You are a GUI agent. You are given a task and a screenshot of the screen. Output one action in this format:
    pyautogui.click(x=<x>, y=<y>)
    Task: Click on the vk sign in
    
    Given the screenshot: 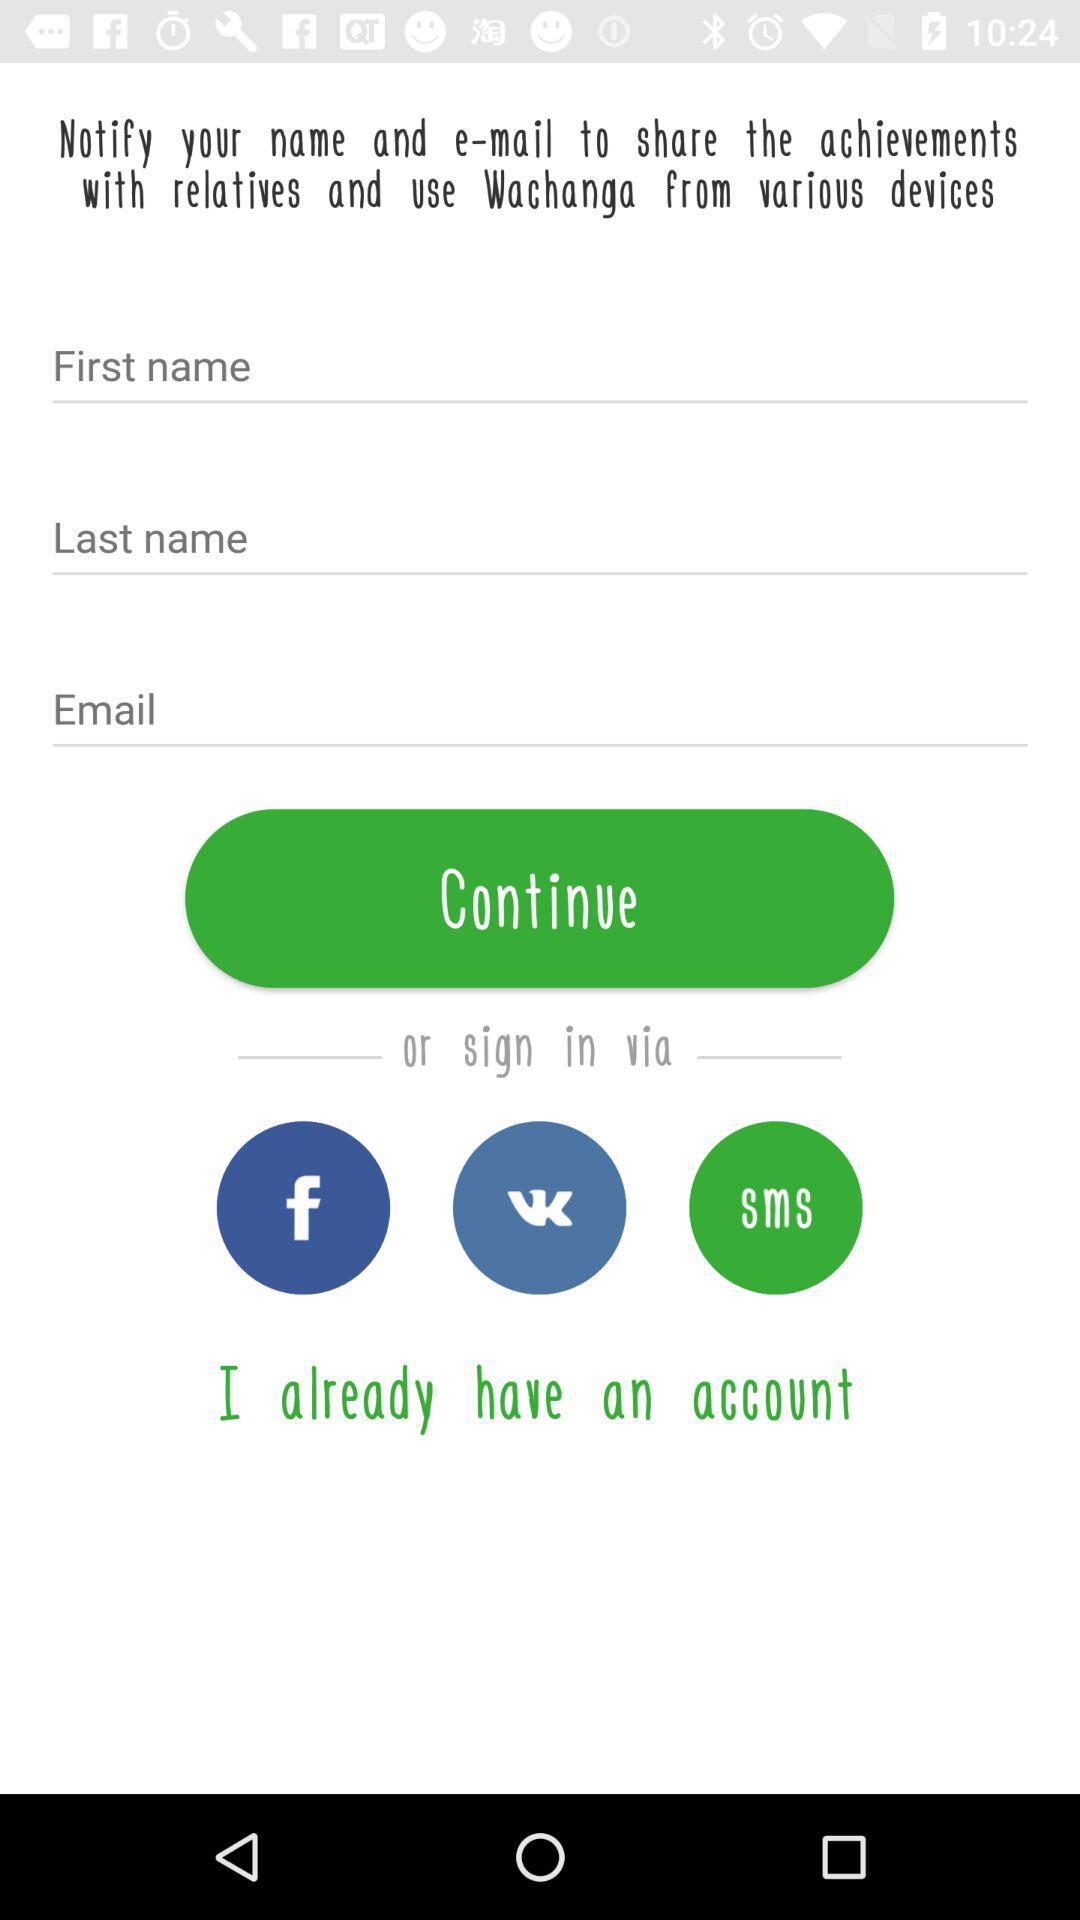 What is the action you would take?
    pyautogui.click(x=538, y=1206)
    